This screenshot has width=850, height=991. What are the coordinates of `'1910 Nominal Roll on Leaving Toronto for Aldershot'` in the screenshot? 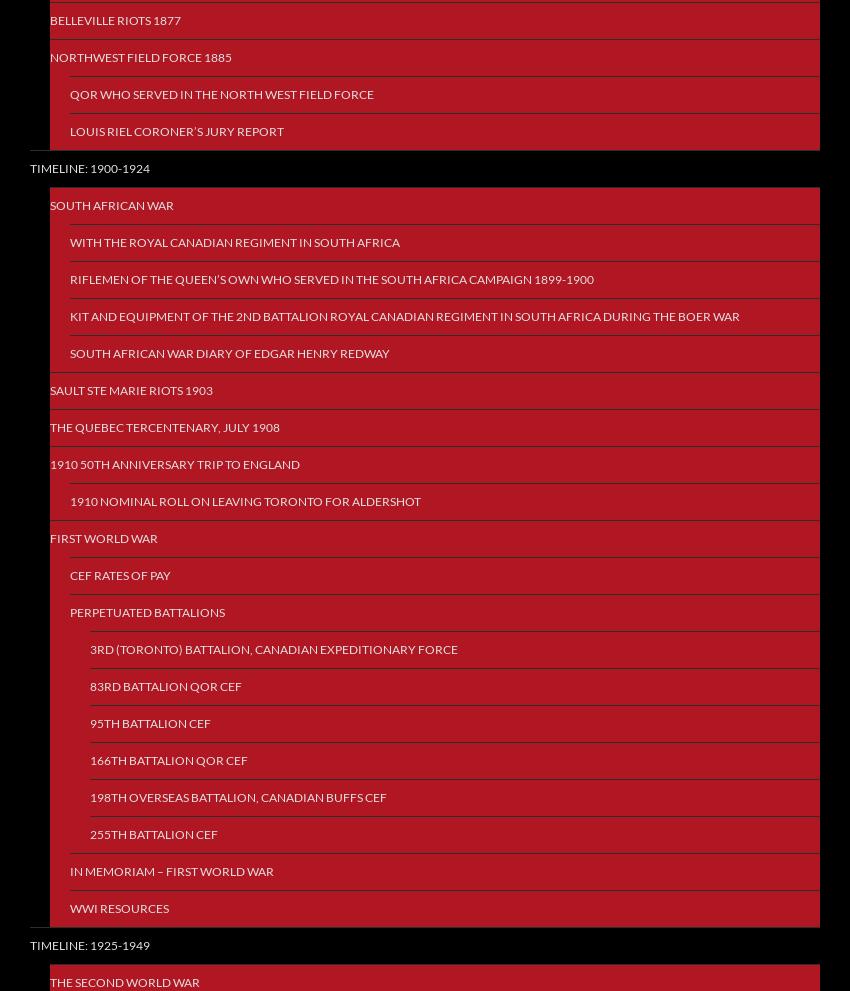 It's located at (245, 501).